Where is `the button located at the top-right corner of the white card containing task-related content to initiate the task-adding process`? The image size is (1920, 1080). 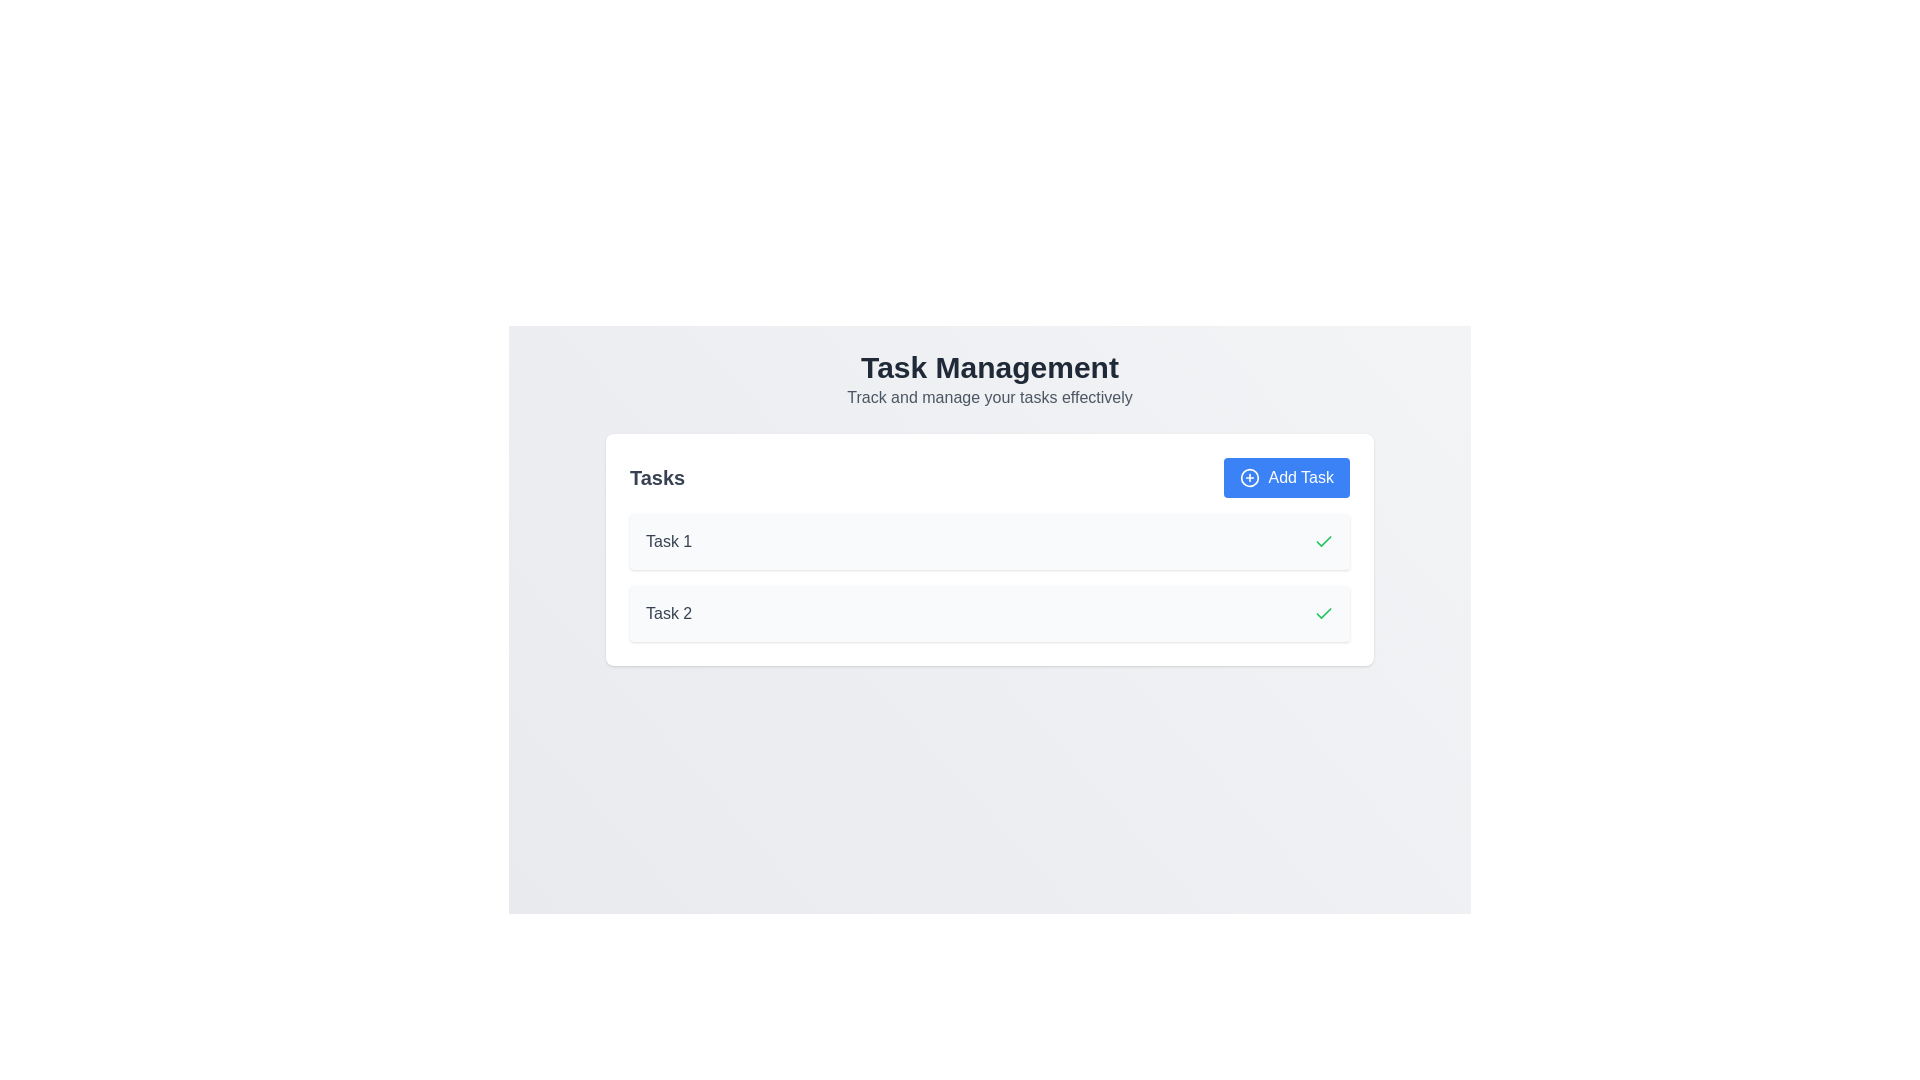 the button located at the top-right corner of the white card containing task-related content to initiate the task-adding process is located at coordinates (1286, 478).